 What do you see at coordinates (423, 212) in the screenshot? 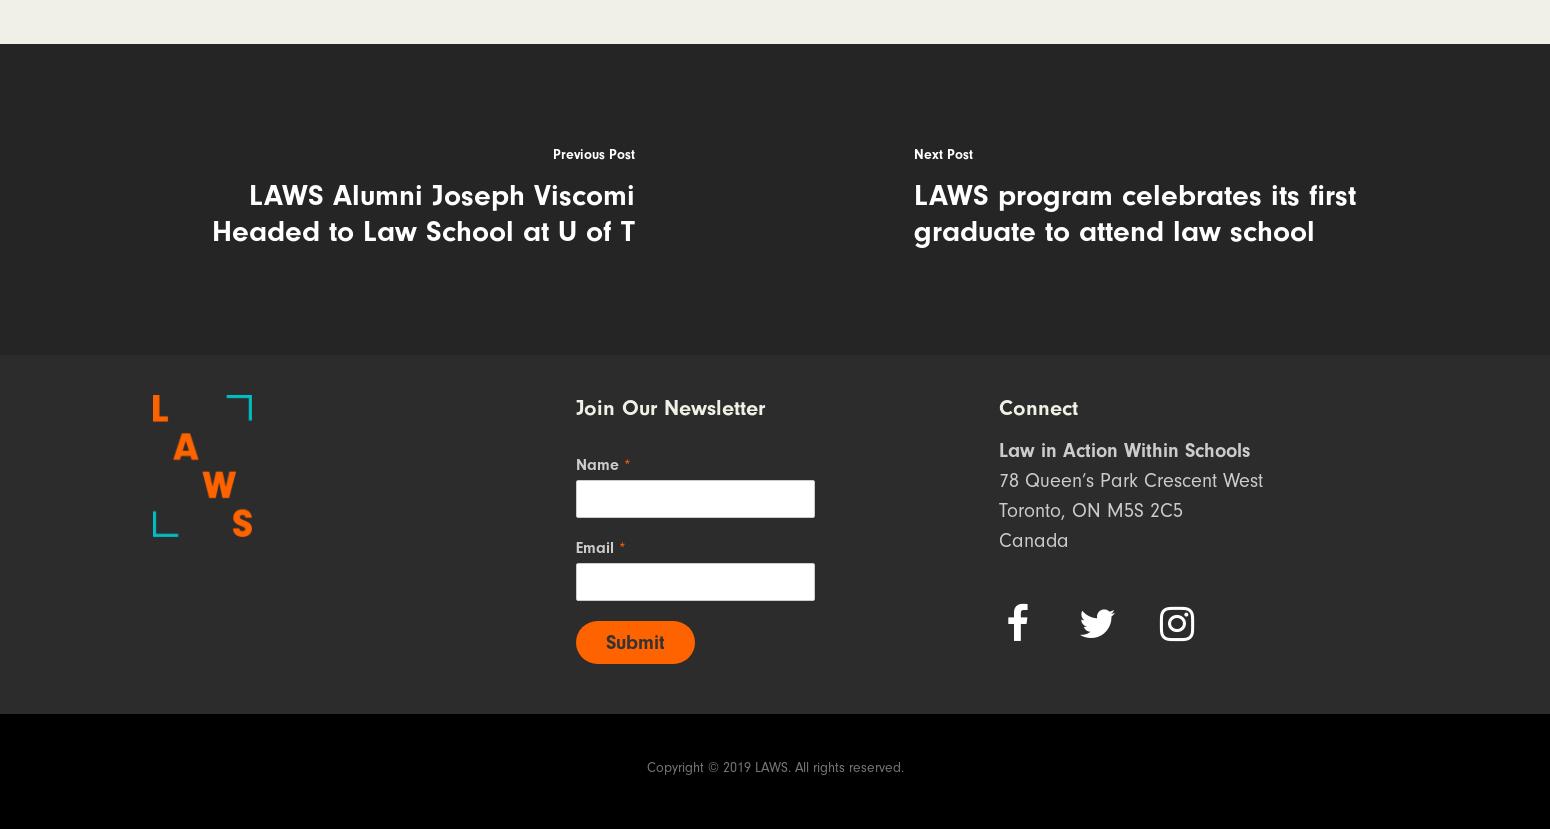
I see `'LAWS Alumni Joseph Viscomi Headed to Law School at U of T'` at bounding box center [423, 212].